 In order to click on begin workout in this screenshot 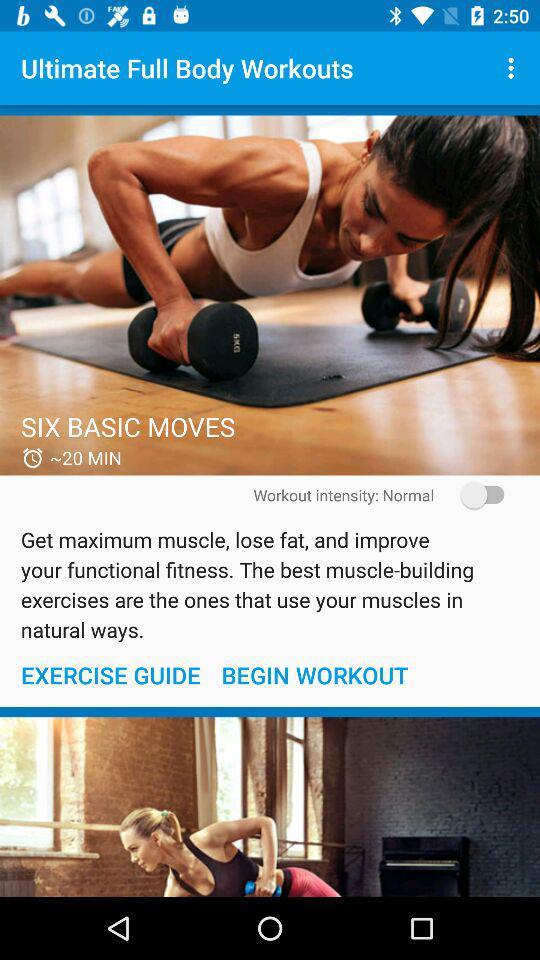, I will do `click(314, 675)`.